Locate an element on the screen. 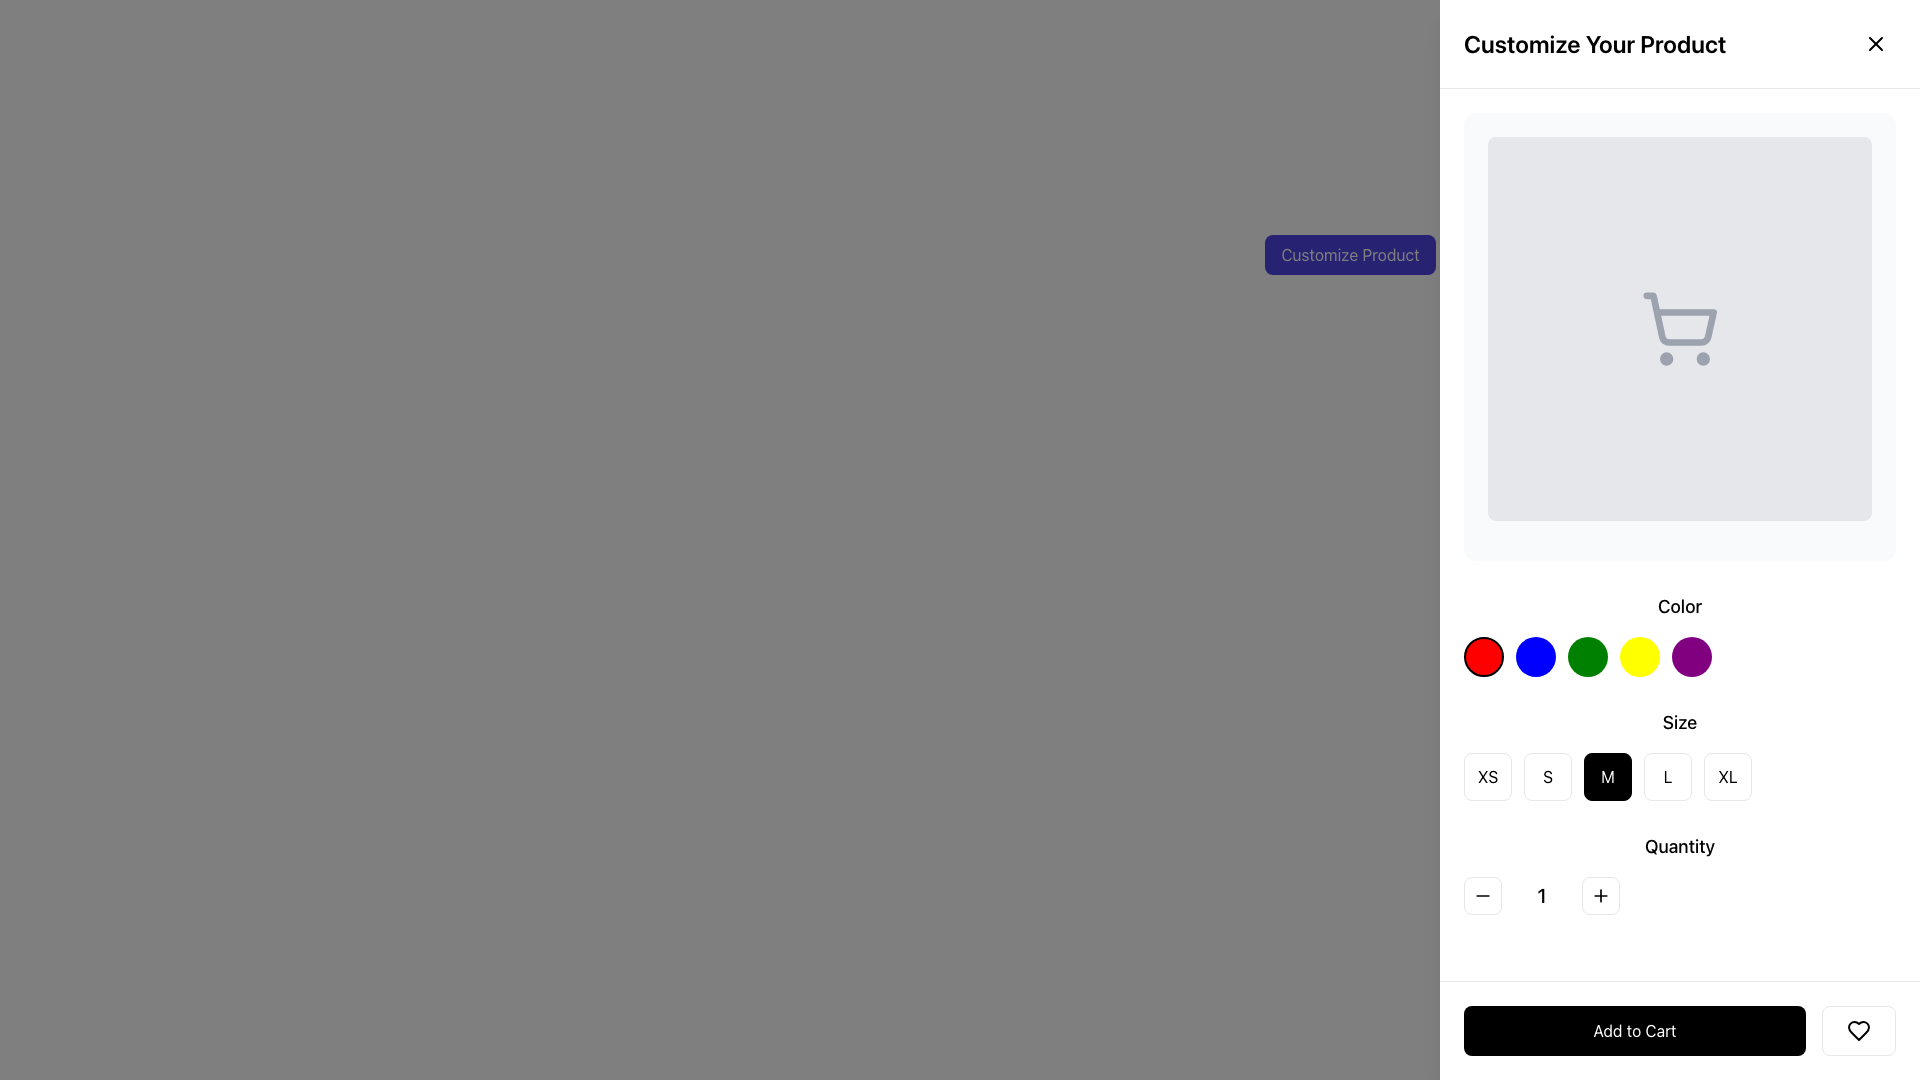 This screenshot has height=1080, width=1920. the first circular color selection button with a red background and black border is located at coordinates (1483, 656).